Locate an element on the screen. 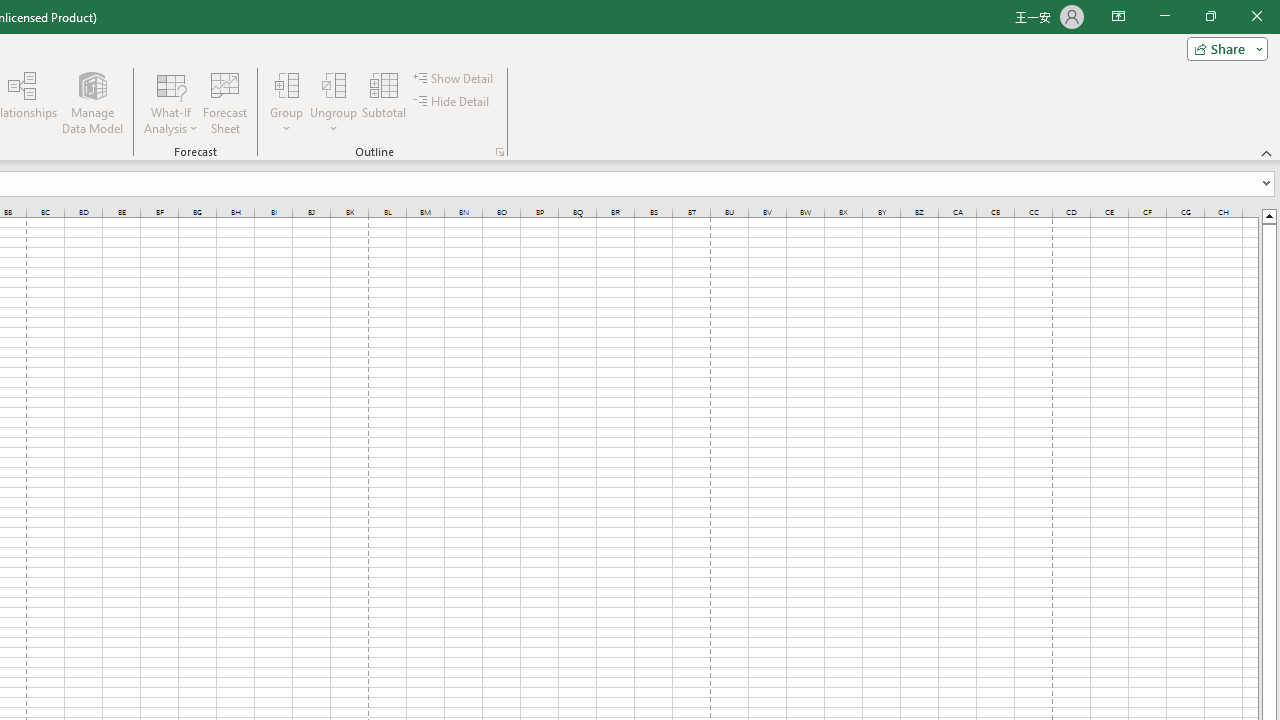 The image size is (1280, 720). 'Subtotal' is located at coordinates (384, 103).